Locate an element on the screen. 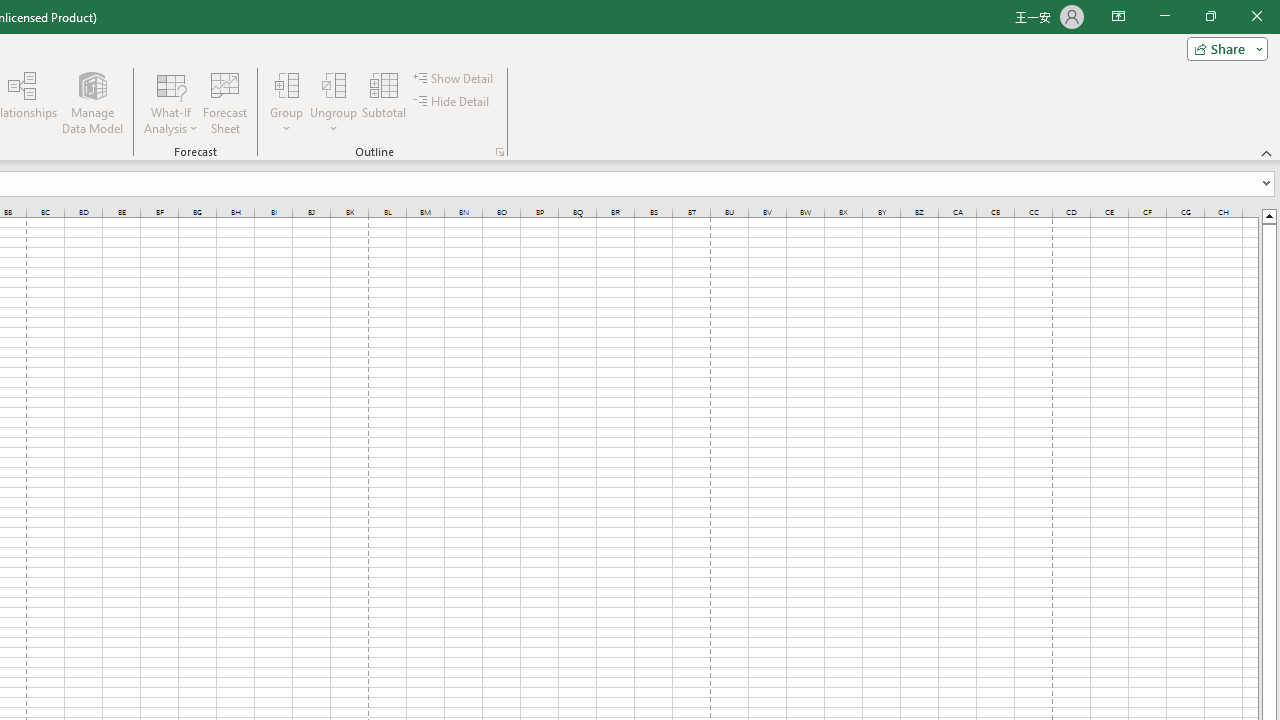 The image size is (1280, 720). 'Subtotal' is located at coordinates (384, 103).